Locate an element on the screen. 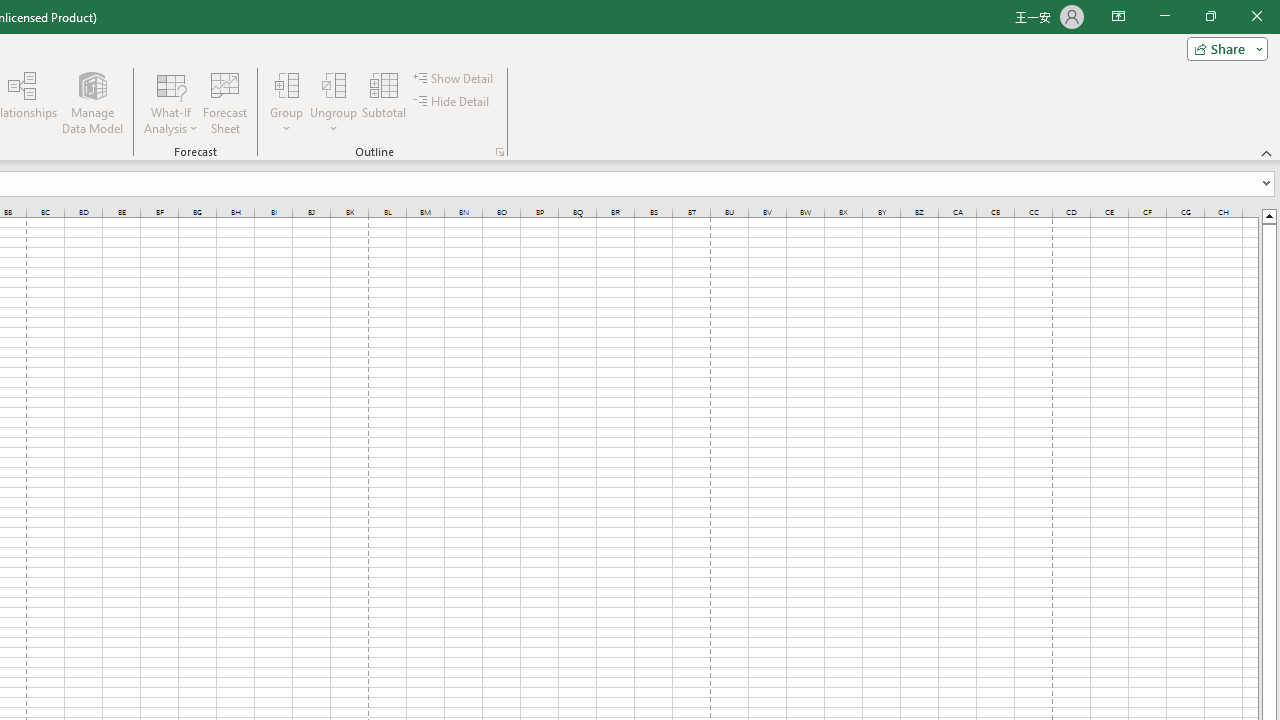 The image size is (1280, 720). 'Subtotal' is located at coordinates (384, 103).